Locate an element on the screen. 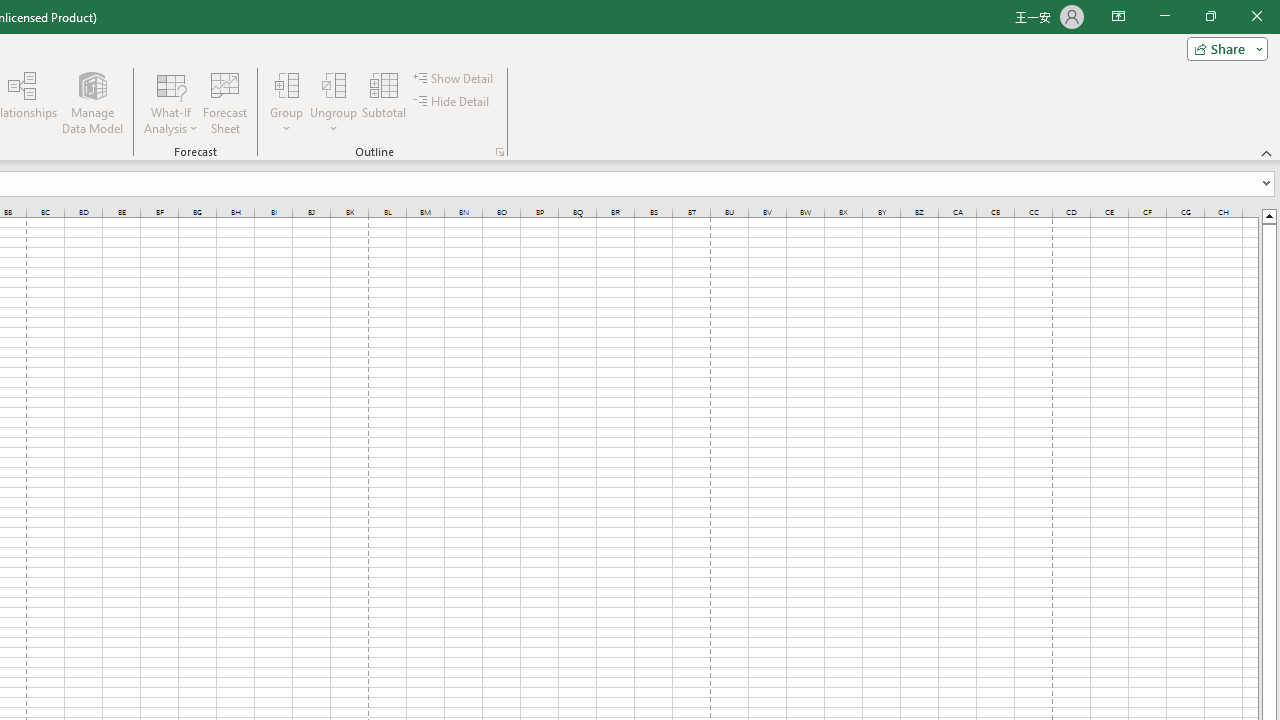 The image size is (1280, 720). 'Subtotal' is located at coordinates (384, 103).